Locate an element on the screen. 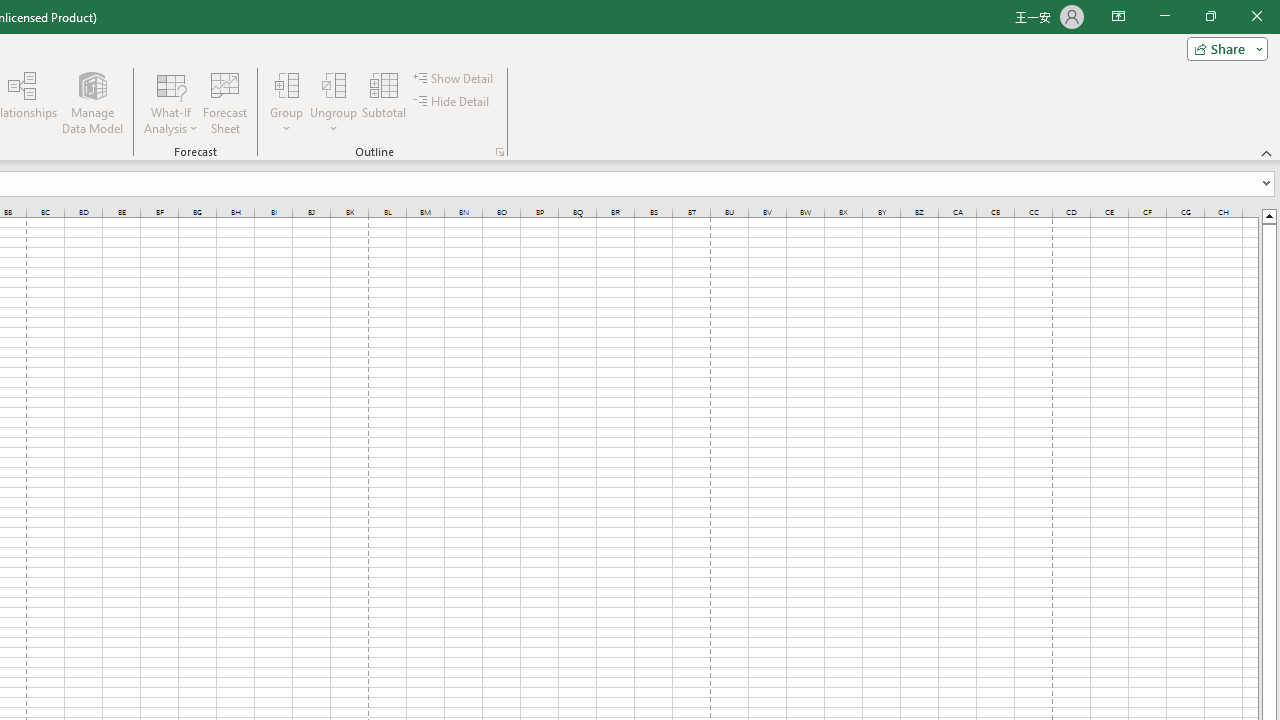 The image size is (1280, 720). 'Subtotal' is located at coordinates (384, 103).